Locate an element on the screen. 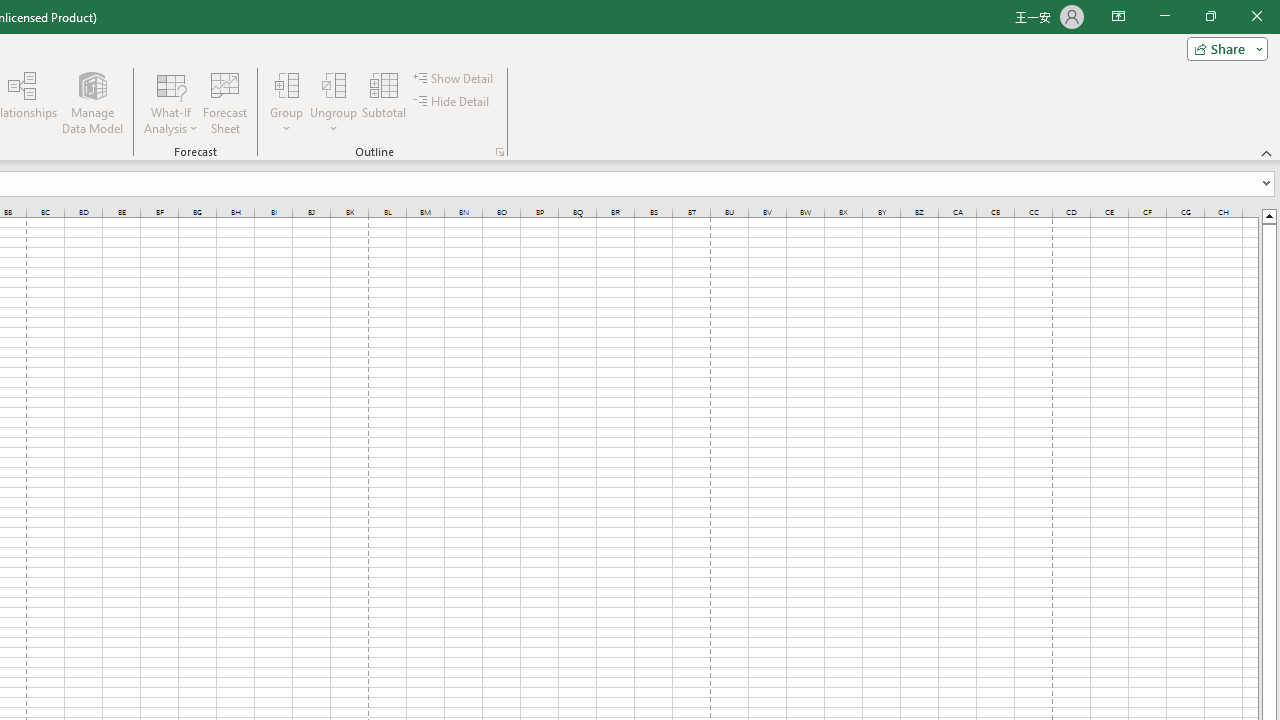 The image size is (1280, 720). 'Subtotal' is located at coordinates (384, 103).